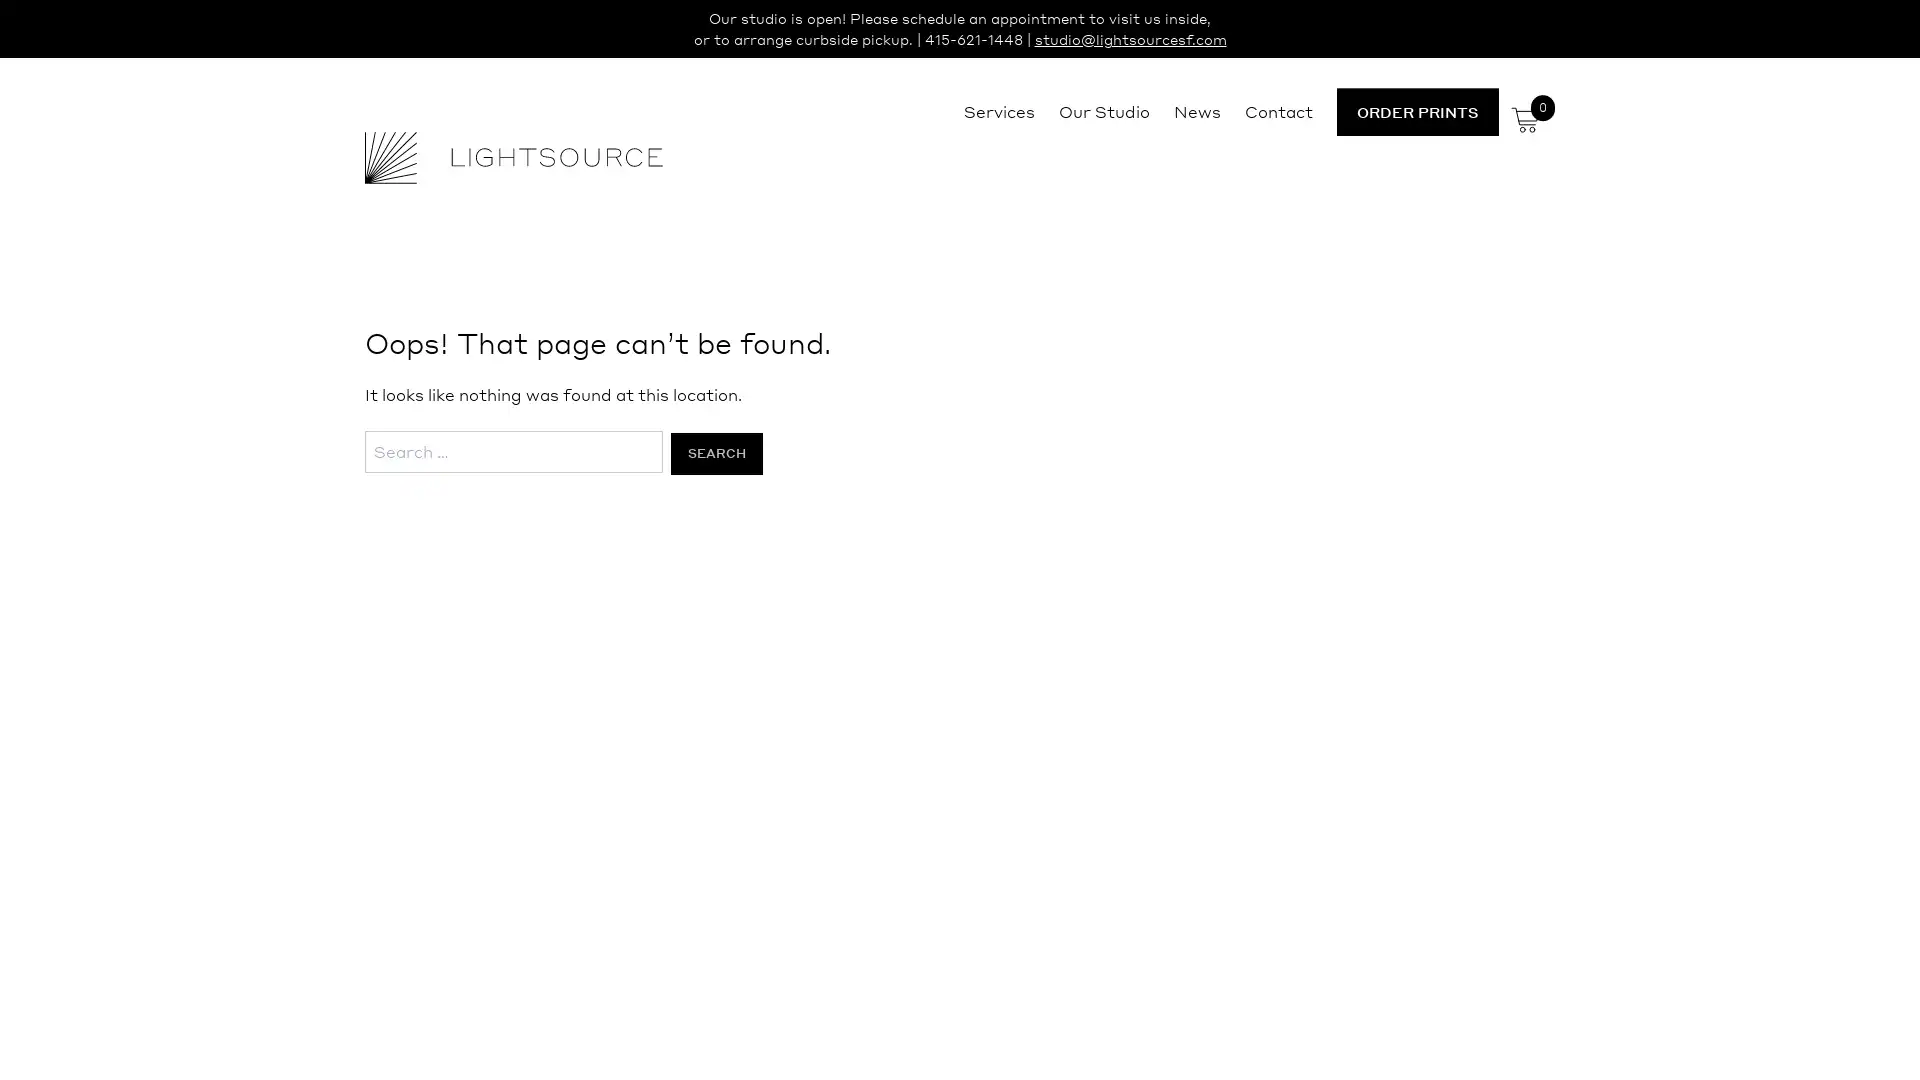  Describe the element at coordinates (1147, 696) in the screenshot. I see `Sign up` at that location.